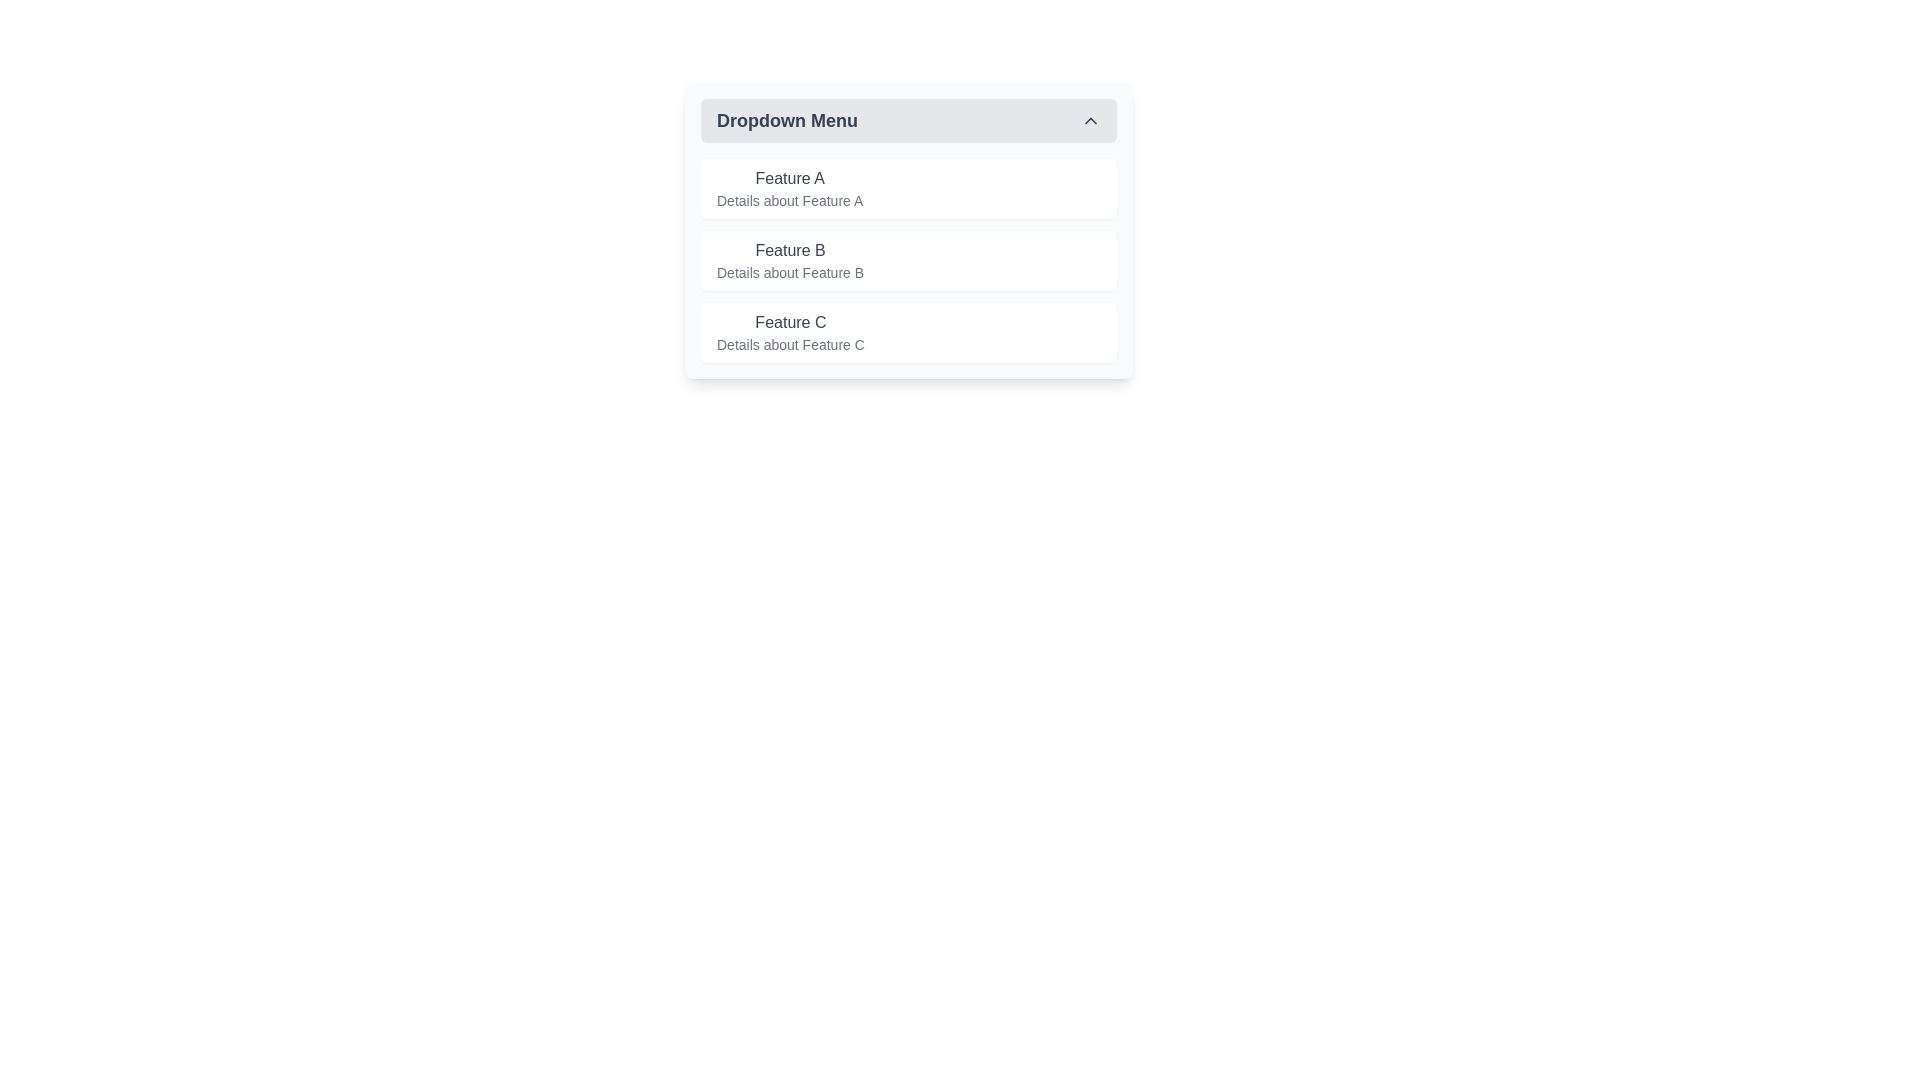  What do you see at coordinates (789, 249) in the screenshot?
I see `title 'Feature B' which is a bold text label located in the second box of the dropdown menu` at bounding box center [789, 249].